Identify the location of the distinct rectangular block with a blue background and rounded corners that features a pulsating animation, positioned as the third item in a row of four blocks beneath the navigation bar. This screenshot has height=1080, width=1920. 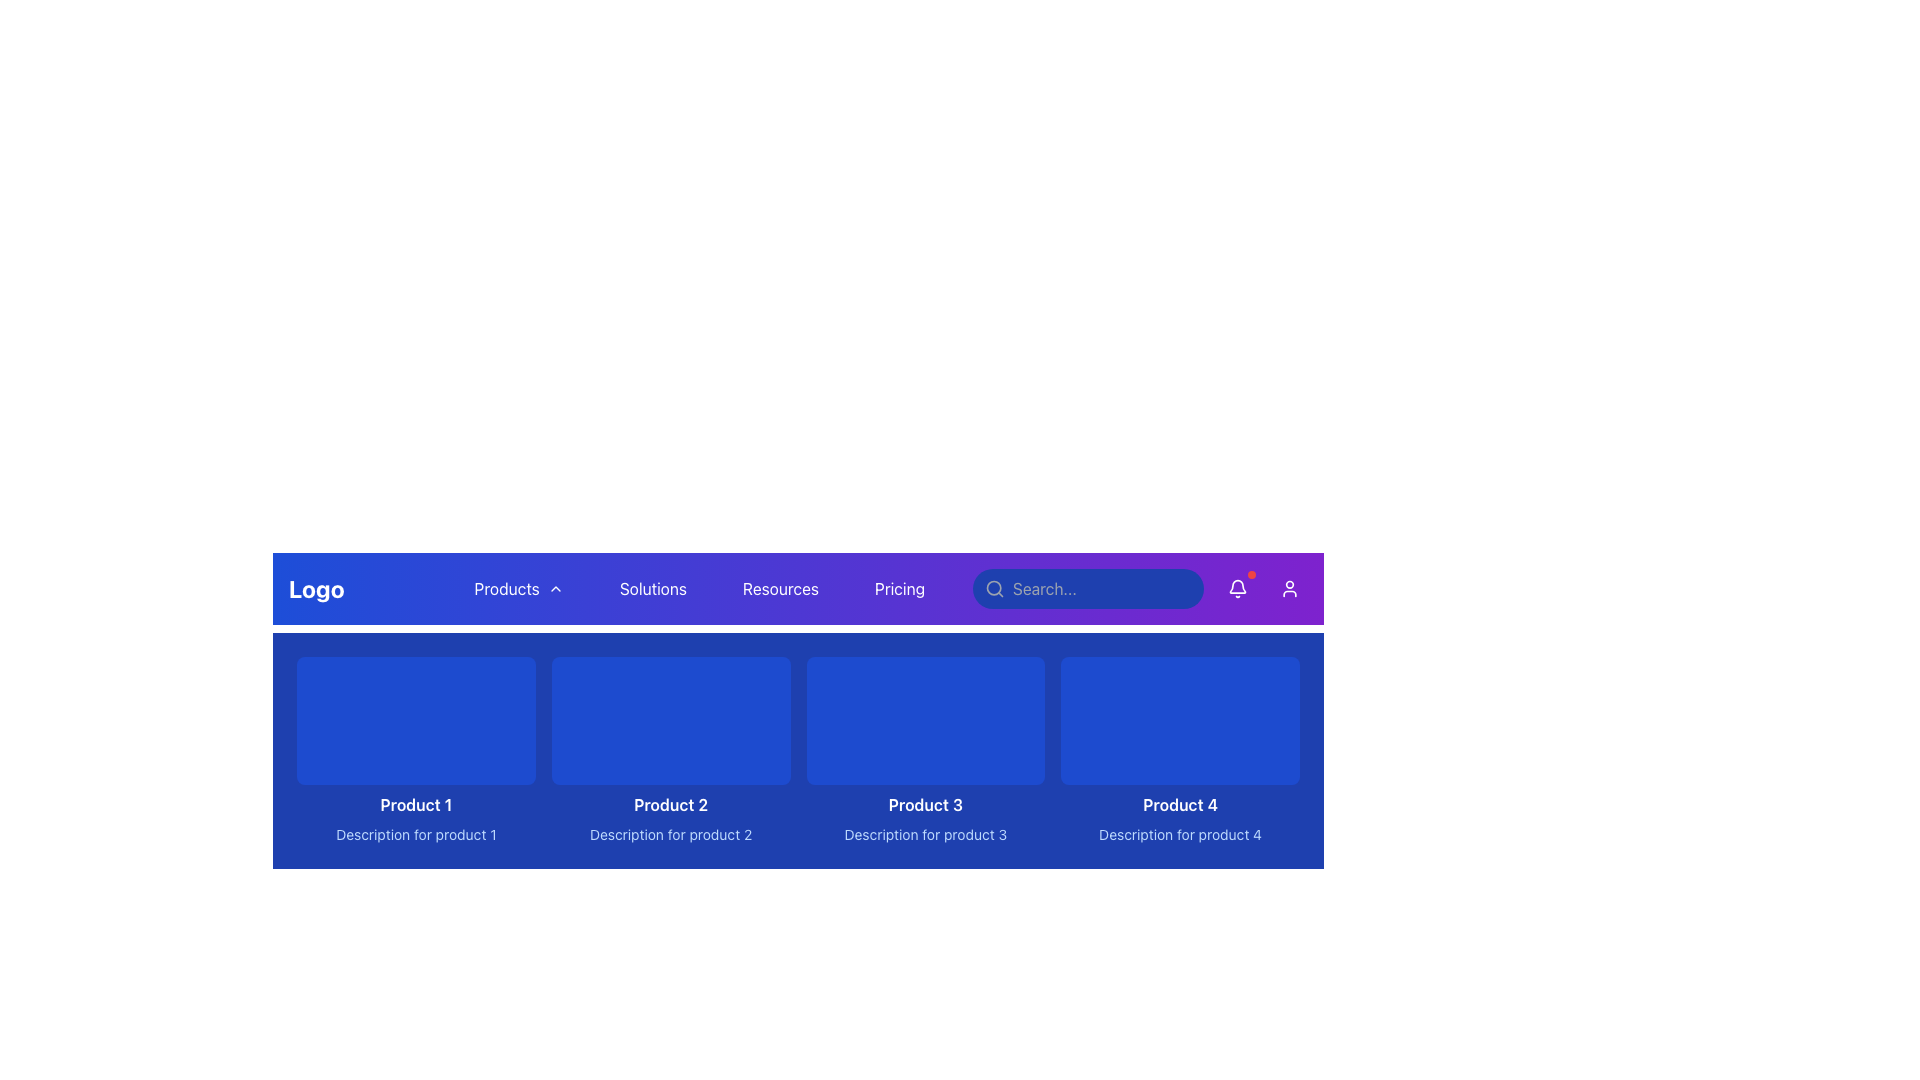
(924, 721).